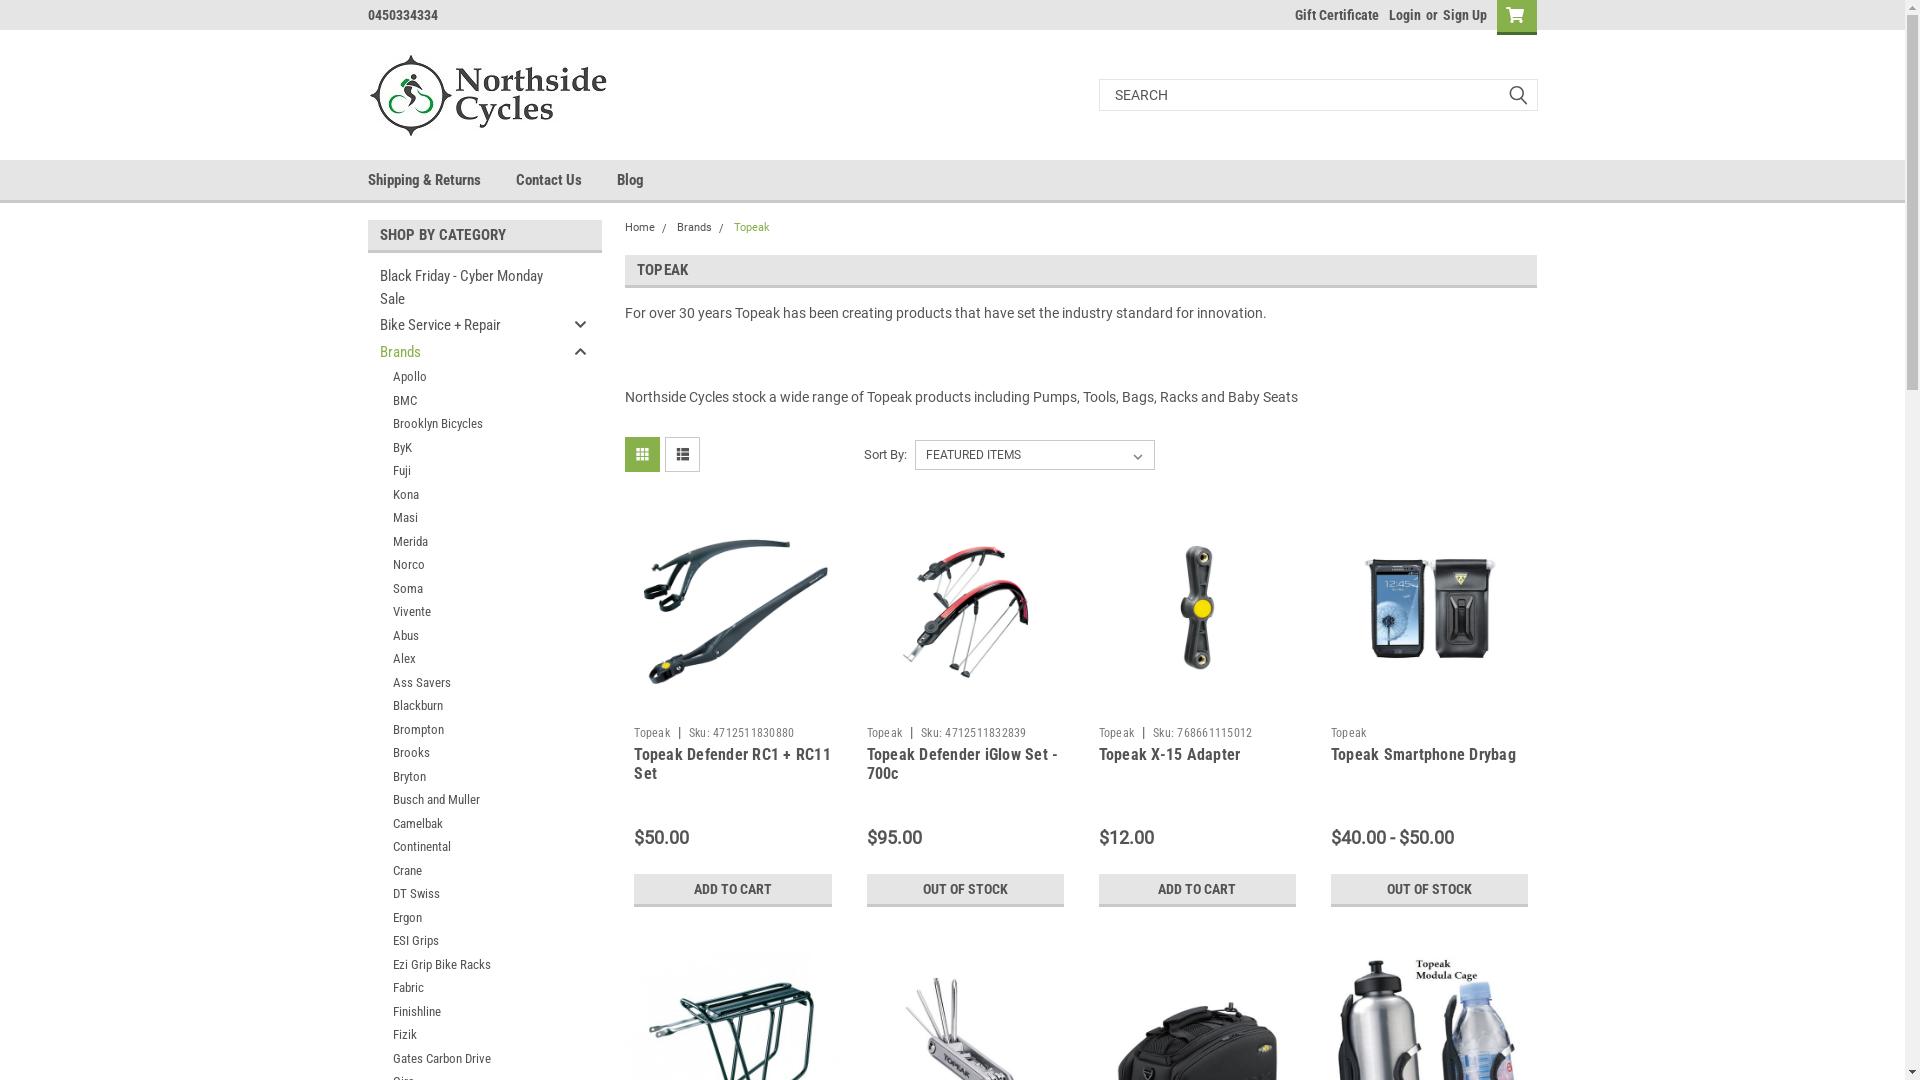  Describe the element at coordinates (751, 226) in the screenshot. I see `'Topeak'` at that location.